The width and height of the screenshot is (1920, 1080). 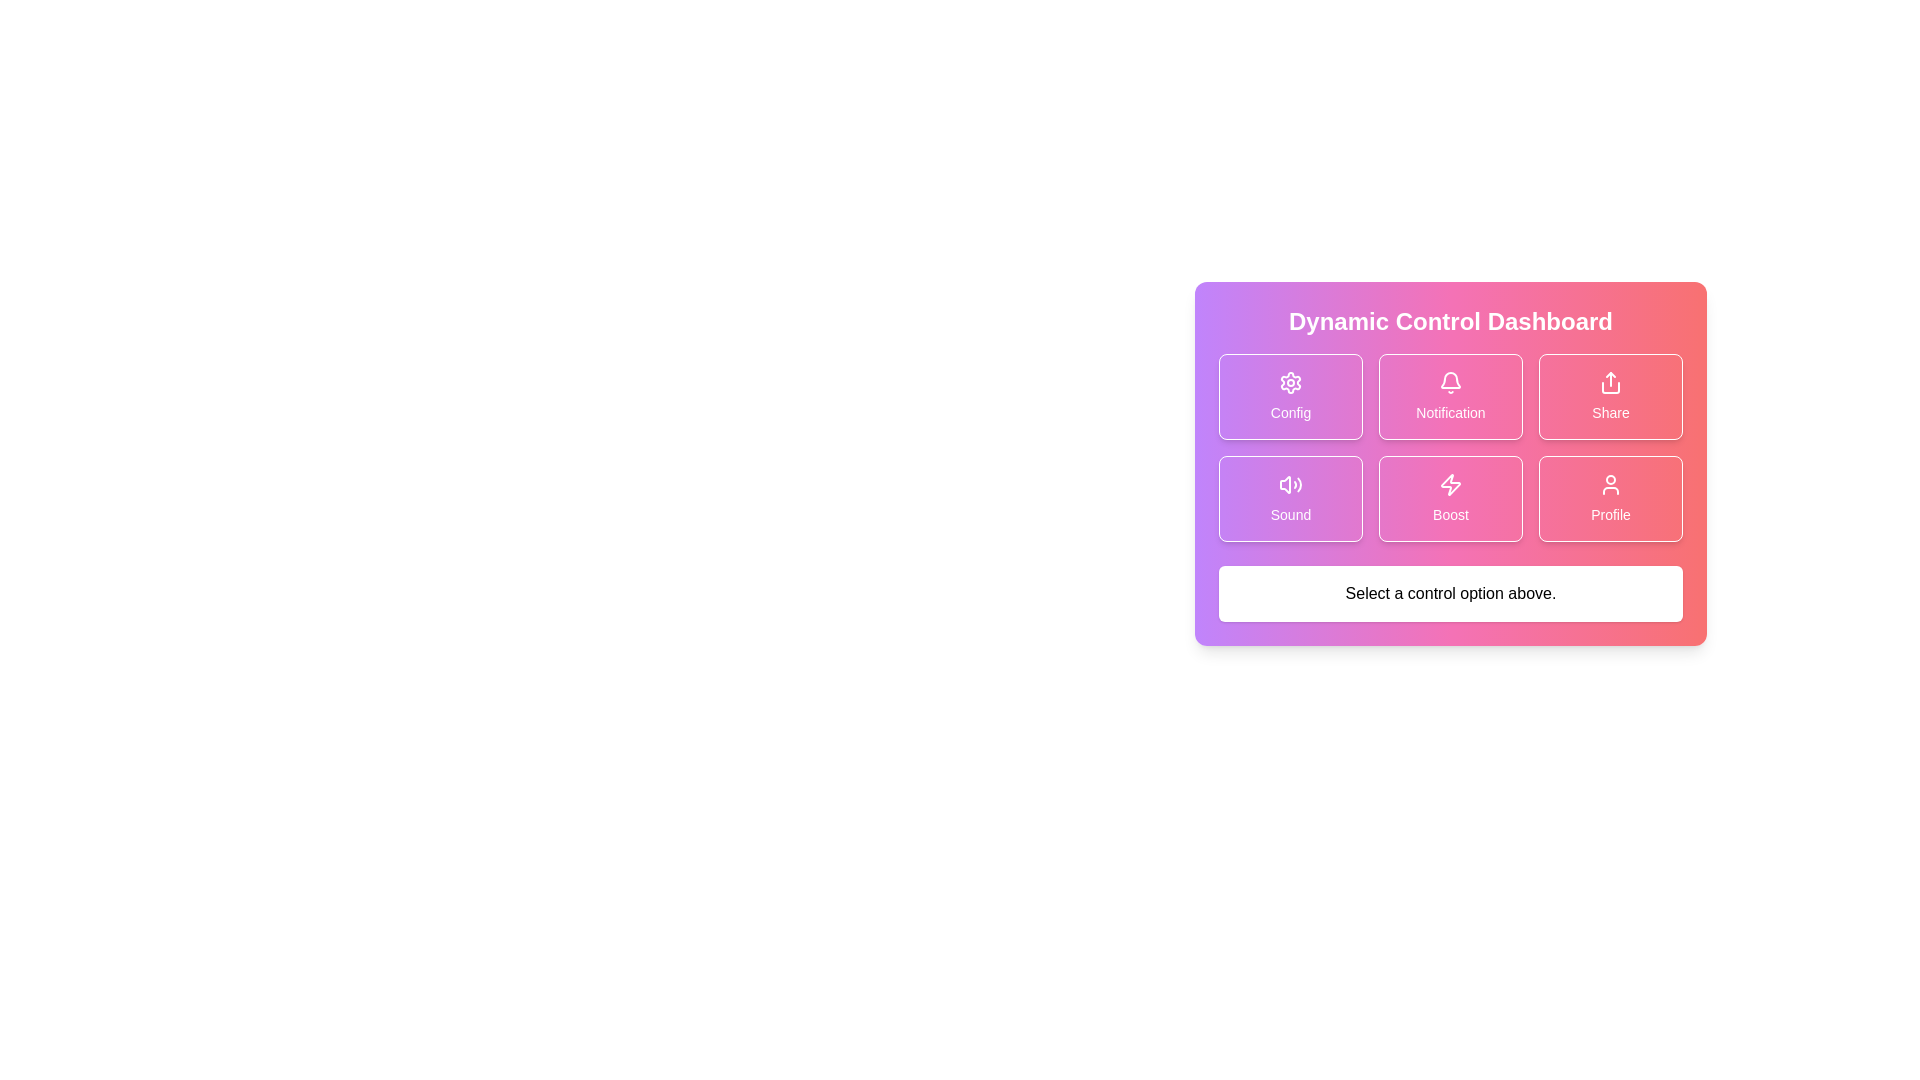 I want to click on the 'Profile' button, which is a rectangular card-like component with a gradient background and a user profile icon, located in the bottom-right of the 2x3 grid in the 'Dynamic Control Dashboard', so click(x=1611, y=497).